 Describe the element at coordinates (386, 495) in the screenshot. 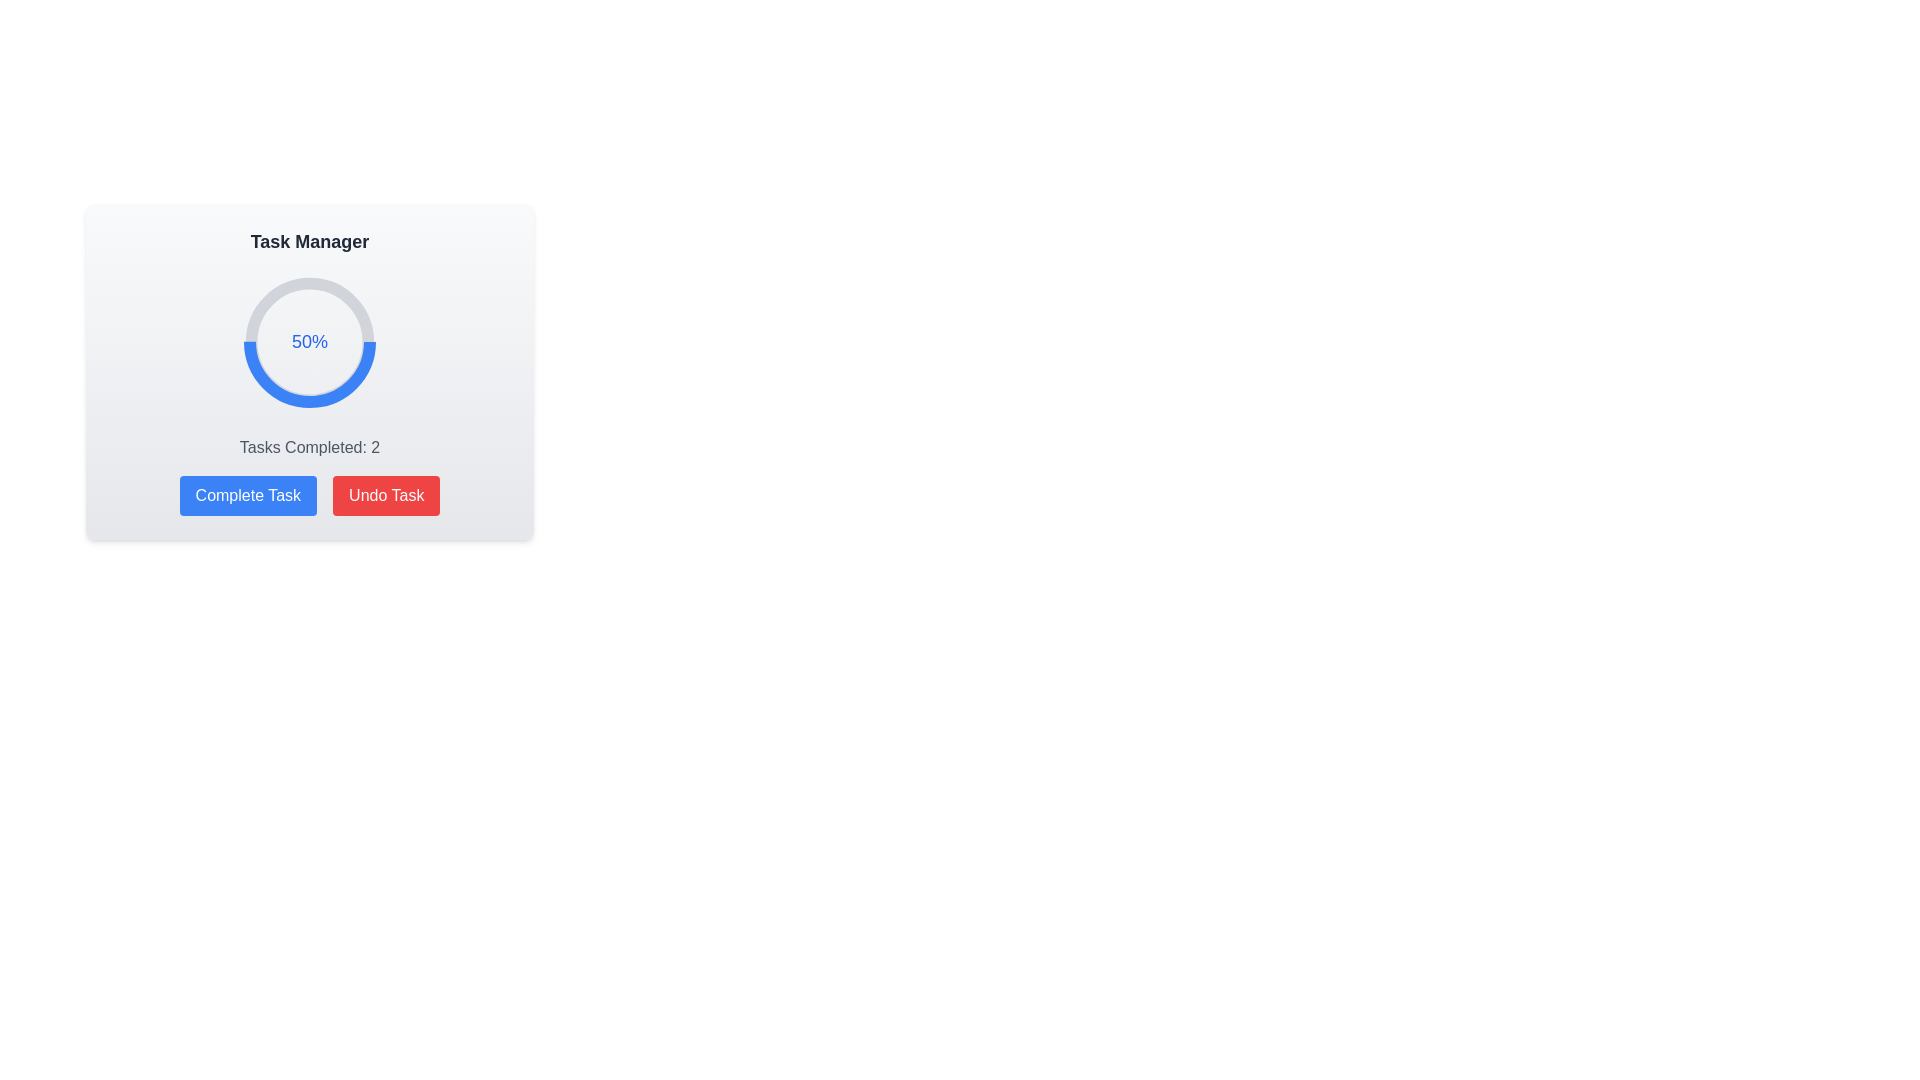

I see `the 'Undo Task' button, which is a rectangular button with a red background and white text, located to the right of the 'Complete Task' button in the Task Manager section` at that location.